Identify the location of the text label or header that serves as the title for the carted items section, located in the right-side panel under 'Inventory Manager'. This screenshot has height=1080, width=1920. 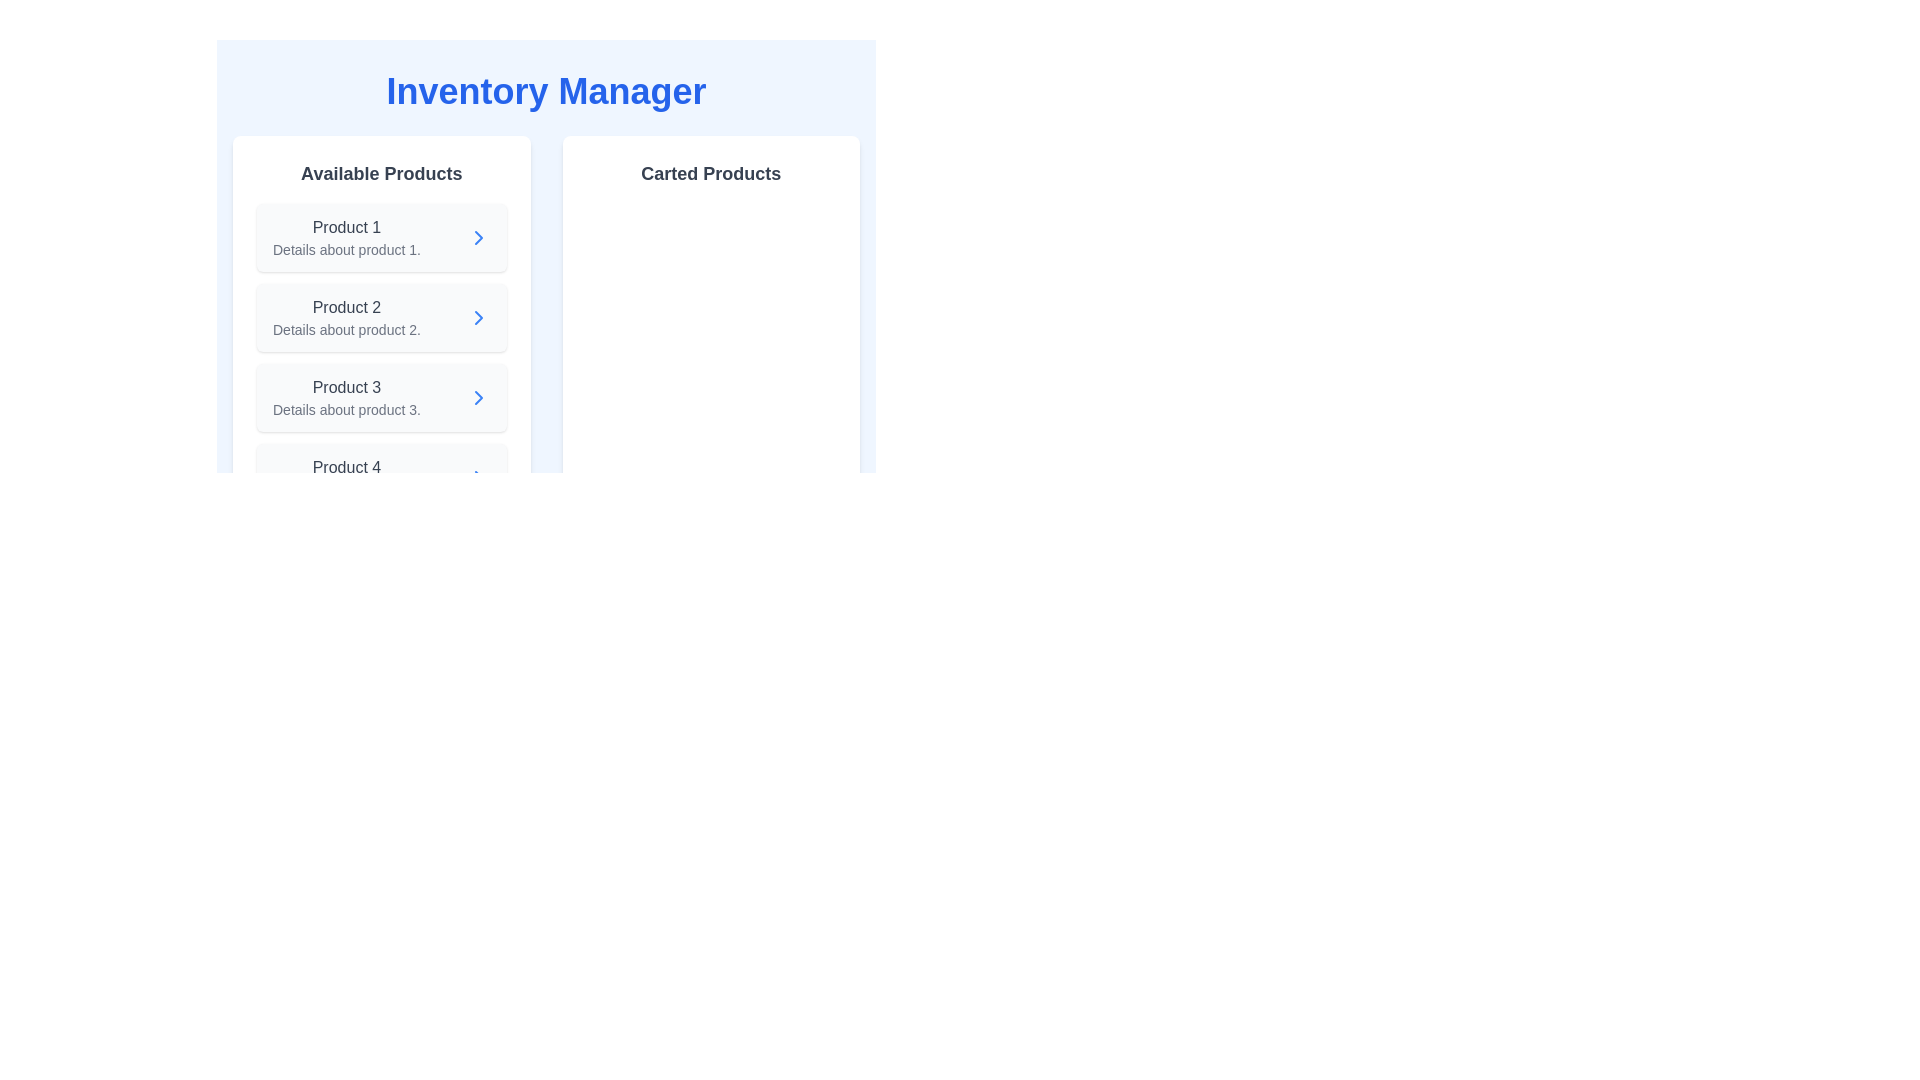
(711, 172).